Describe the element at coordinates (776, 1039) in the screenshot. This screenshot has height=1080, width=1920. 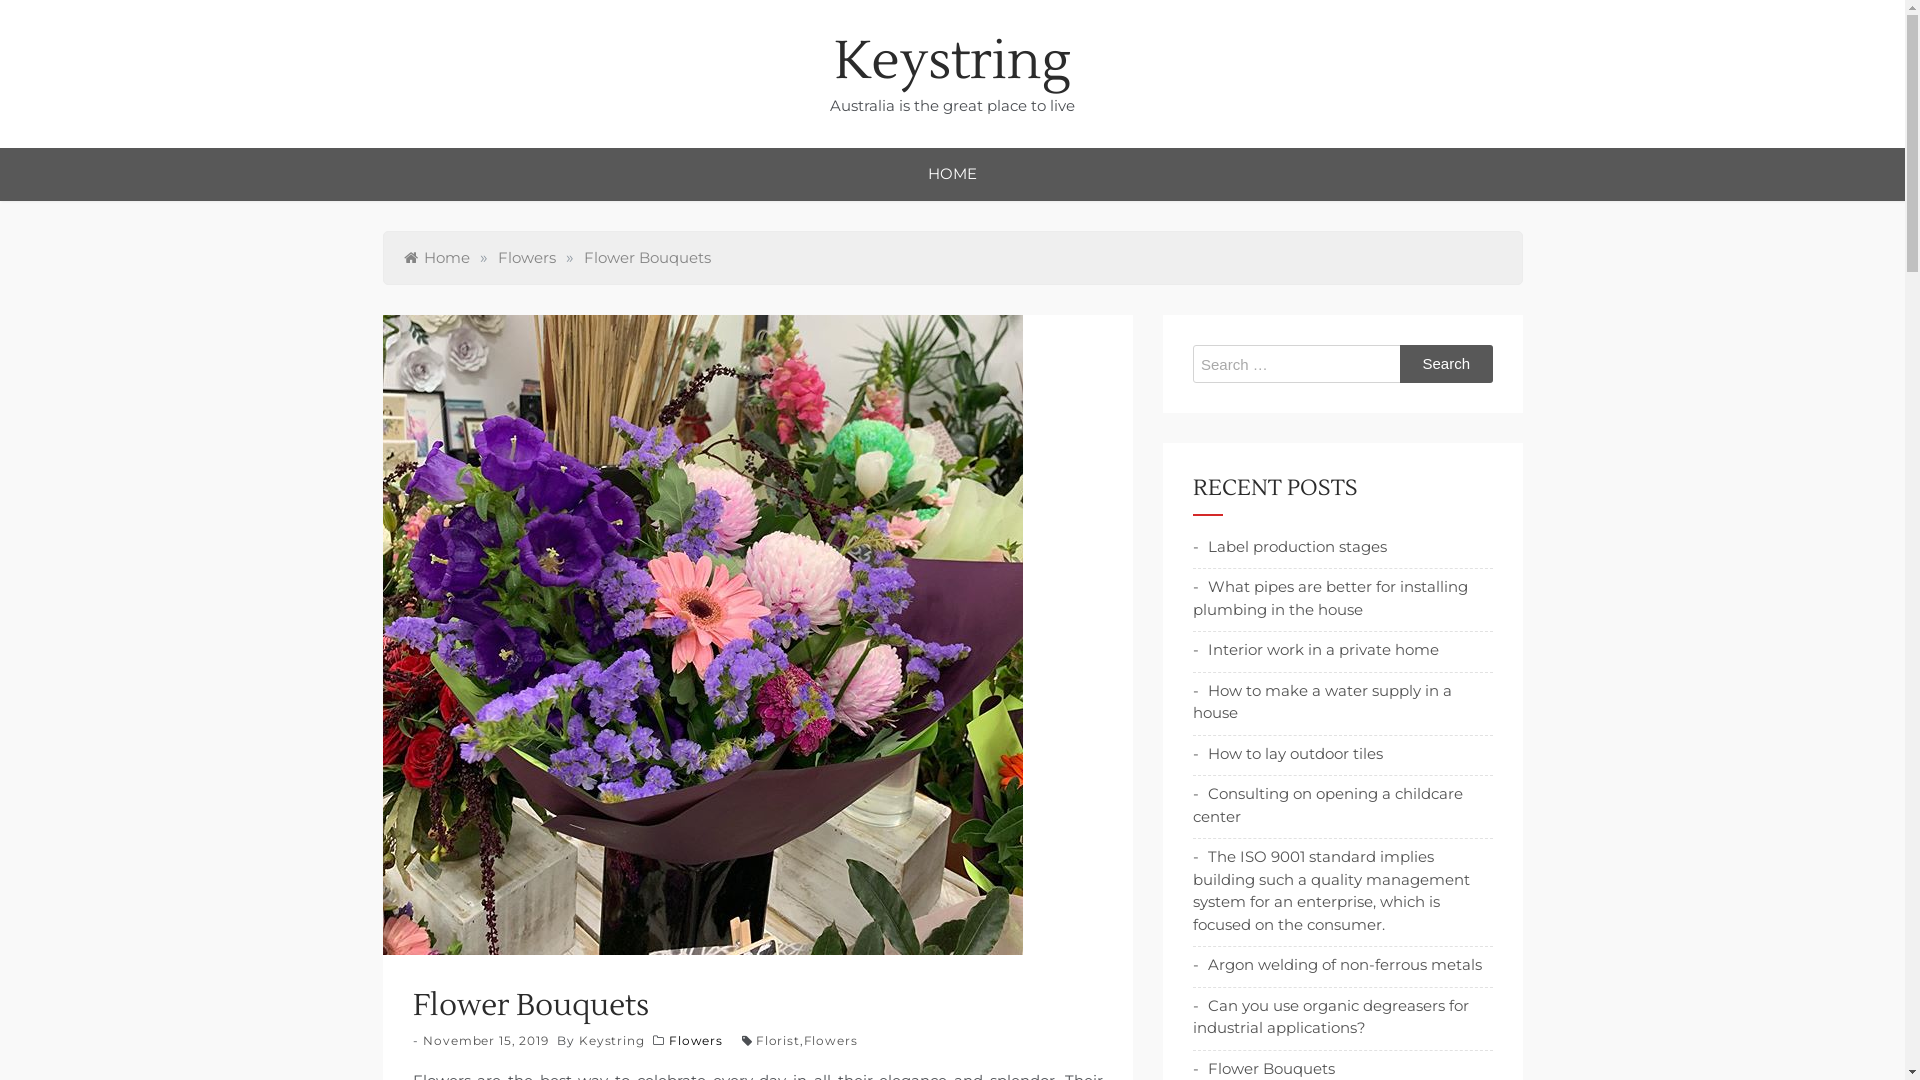
I see `'Florist'` at that location.